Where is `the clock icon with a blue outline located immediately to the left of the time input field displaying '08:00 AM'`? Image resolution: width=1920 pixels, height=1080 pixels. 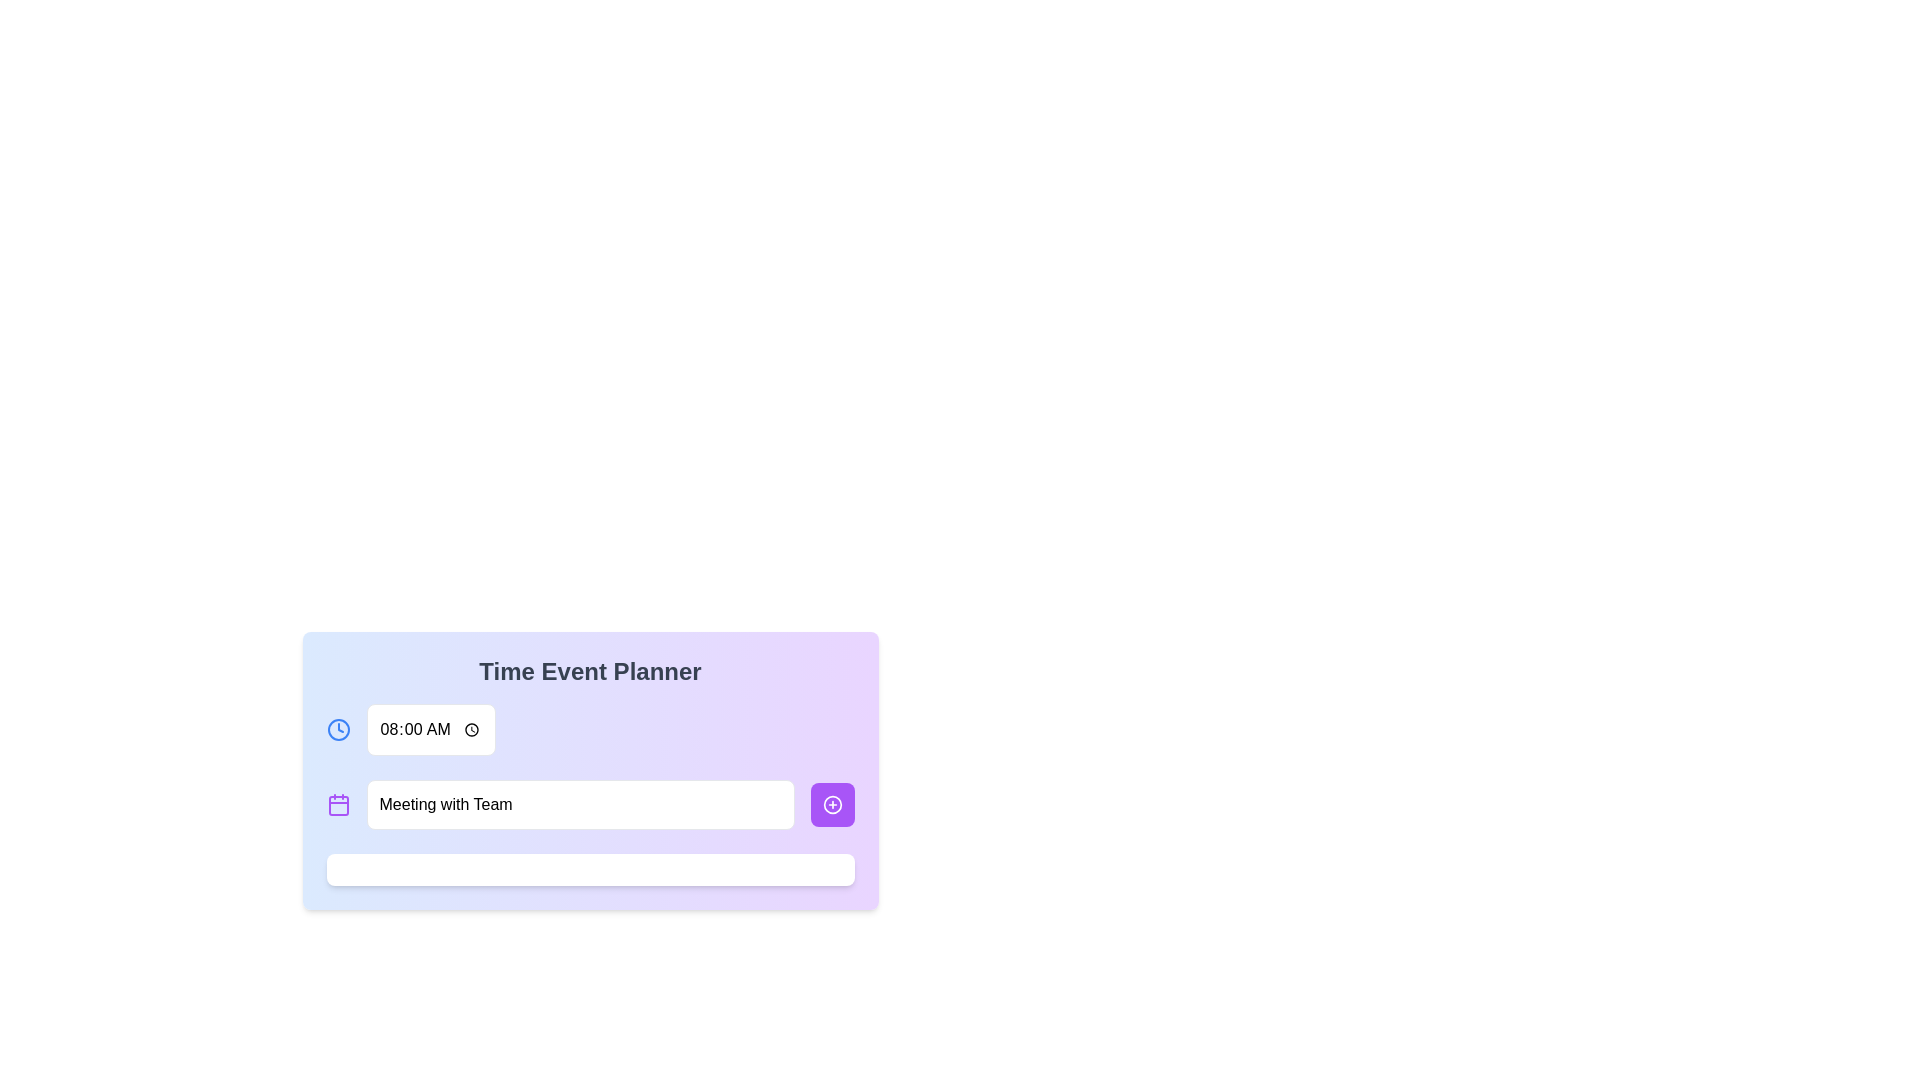 the clock icon with a blue outline located immediately to the left of the time input field displaying '08:00 AM' is located at coordinates (338, 729).